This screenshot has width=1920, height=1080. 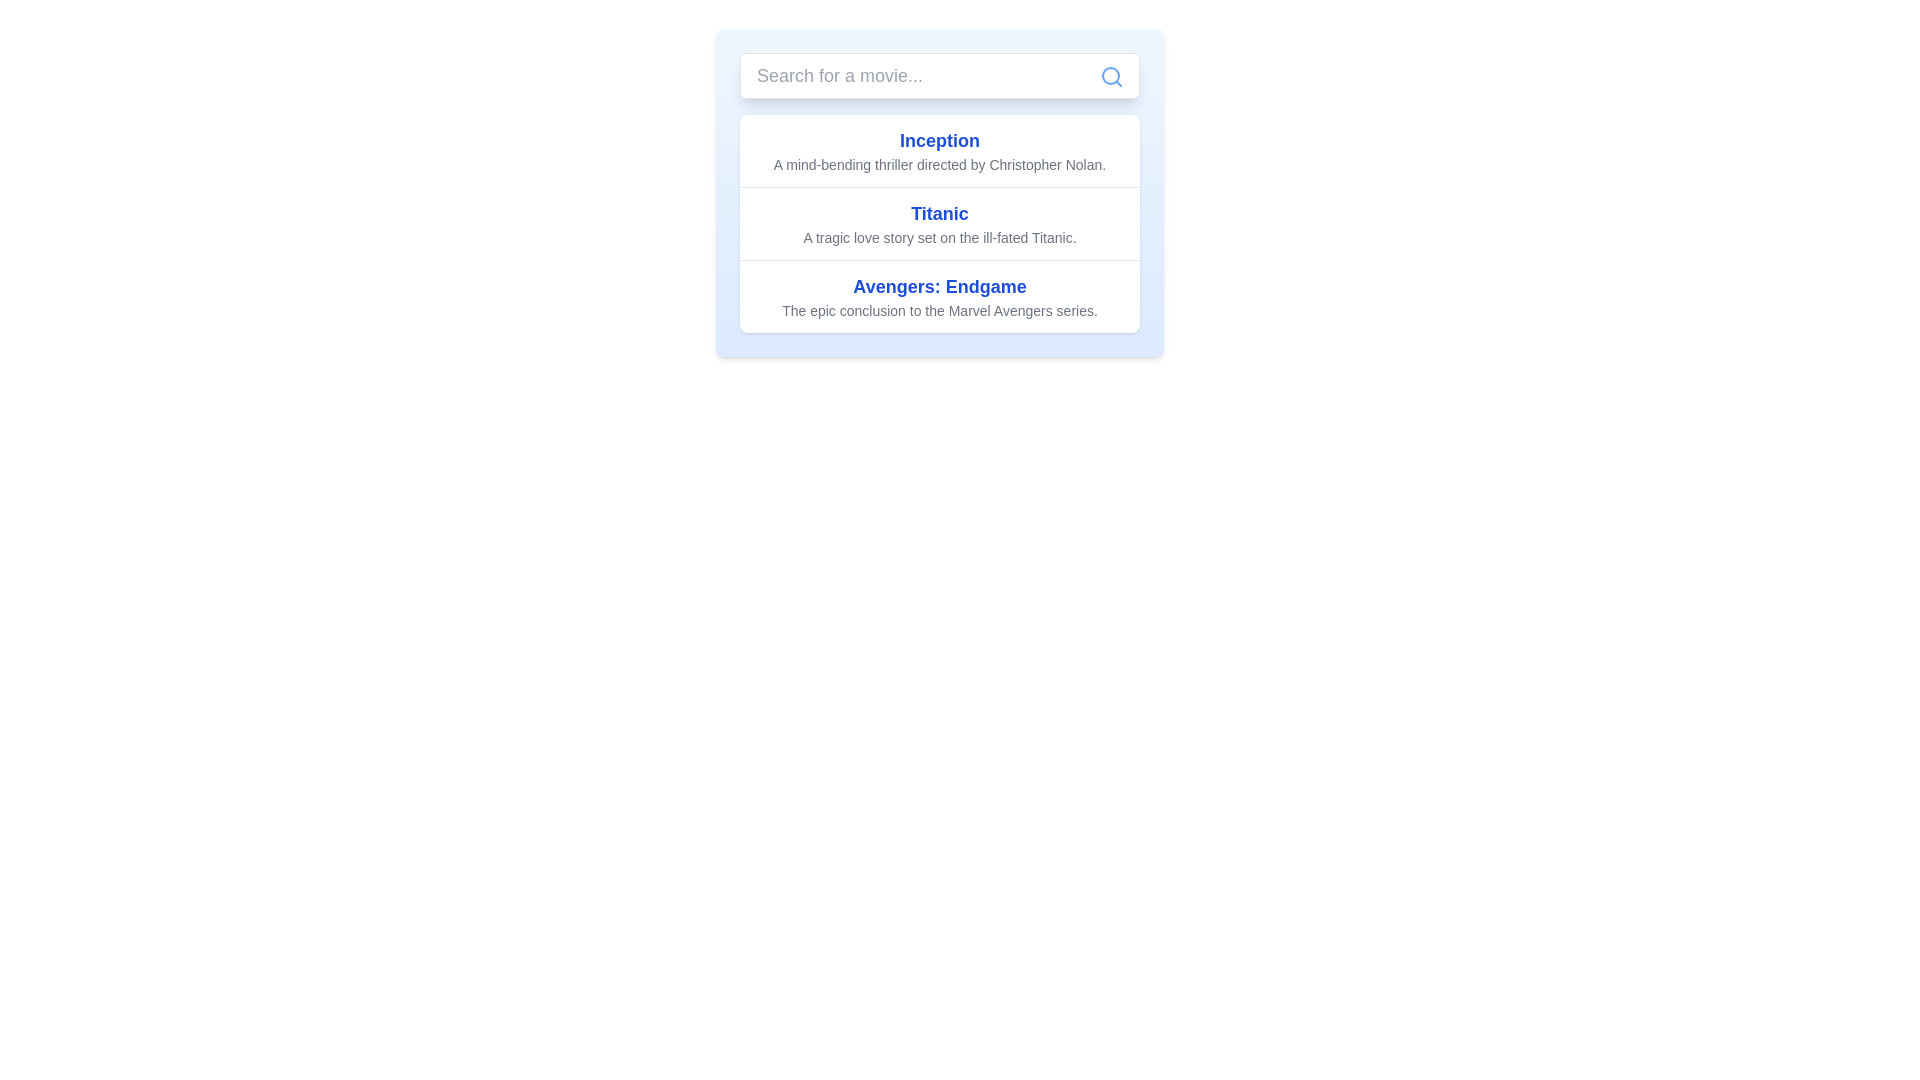 I want to click on the text label that states 'A tragic love story set on the ill-fated Titanic.', which is styled in a smaller gray font and is located directly below the title 'Titanic', so click(x=939, y=237).